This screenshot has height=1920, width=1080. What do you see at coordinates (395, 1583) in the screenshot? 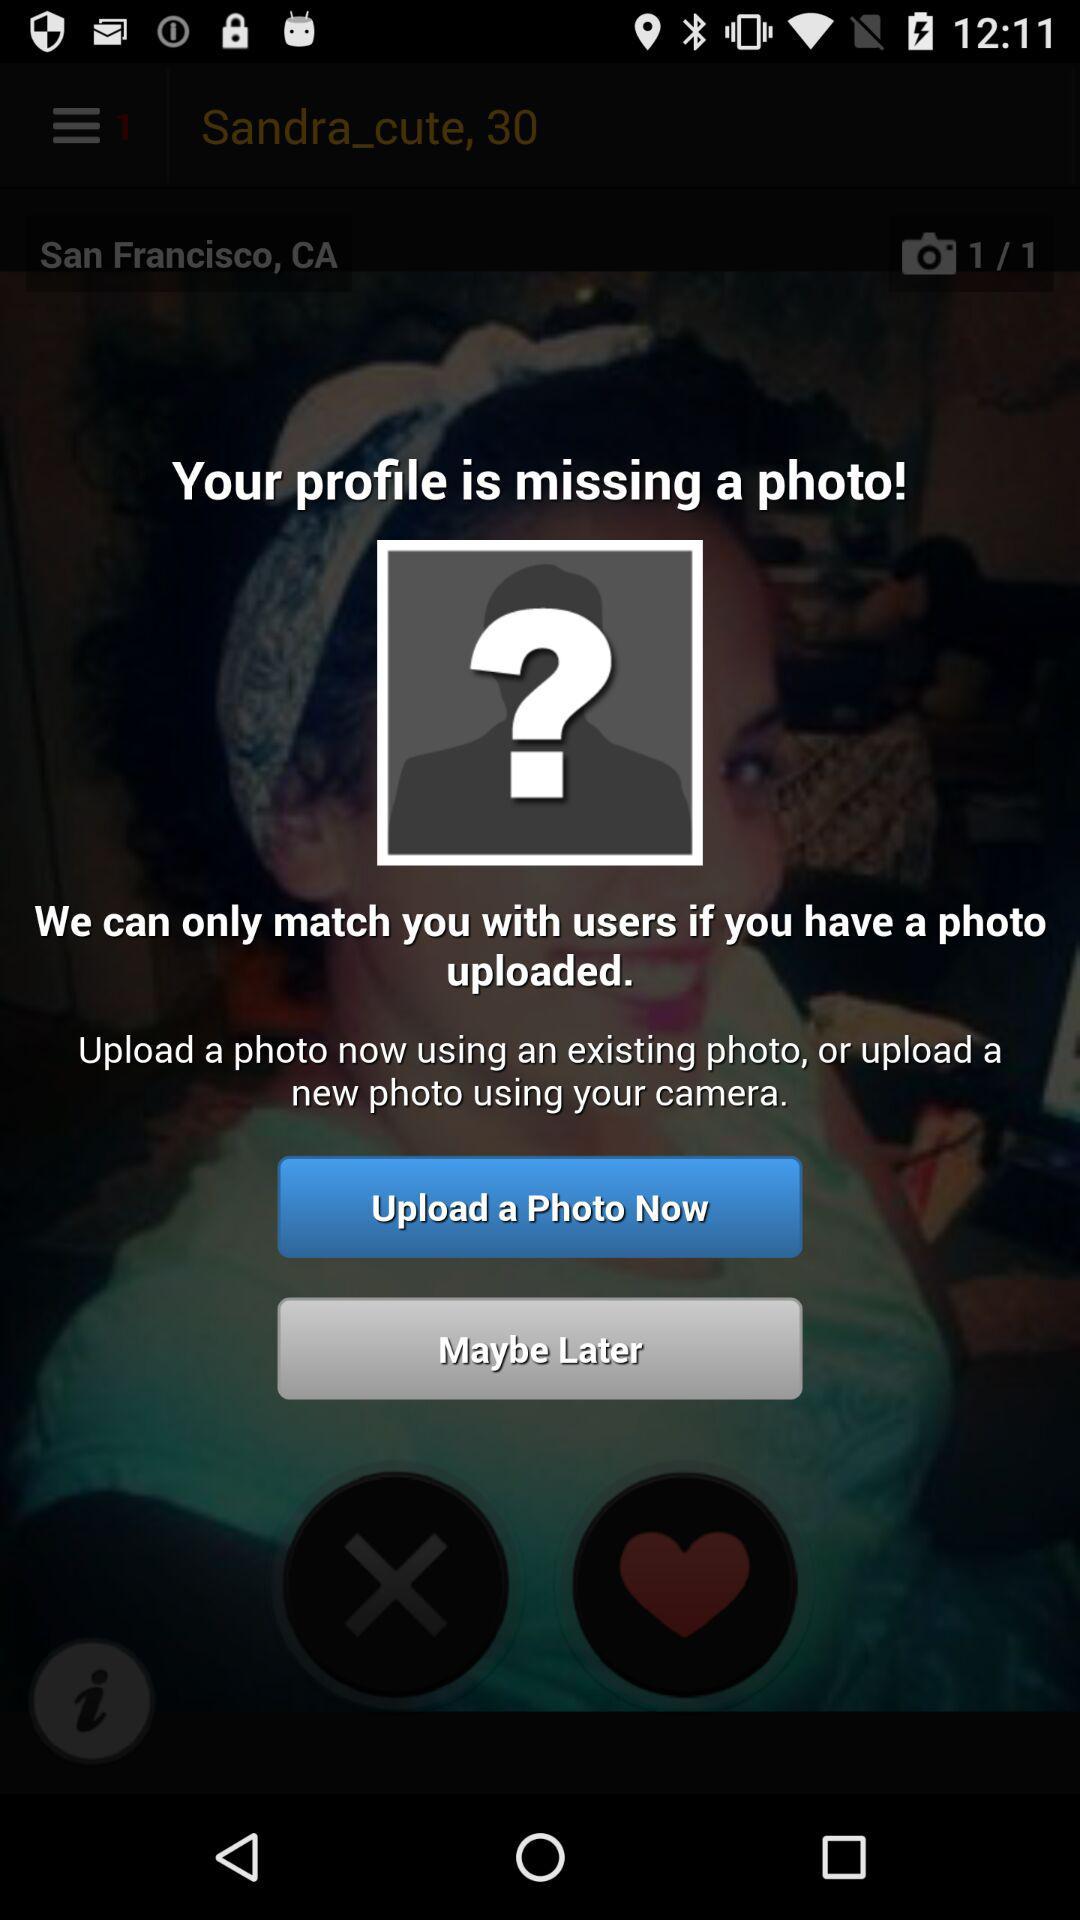
I see `rejected option` at bounding box center [395, 1583].